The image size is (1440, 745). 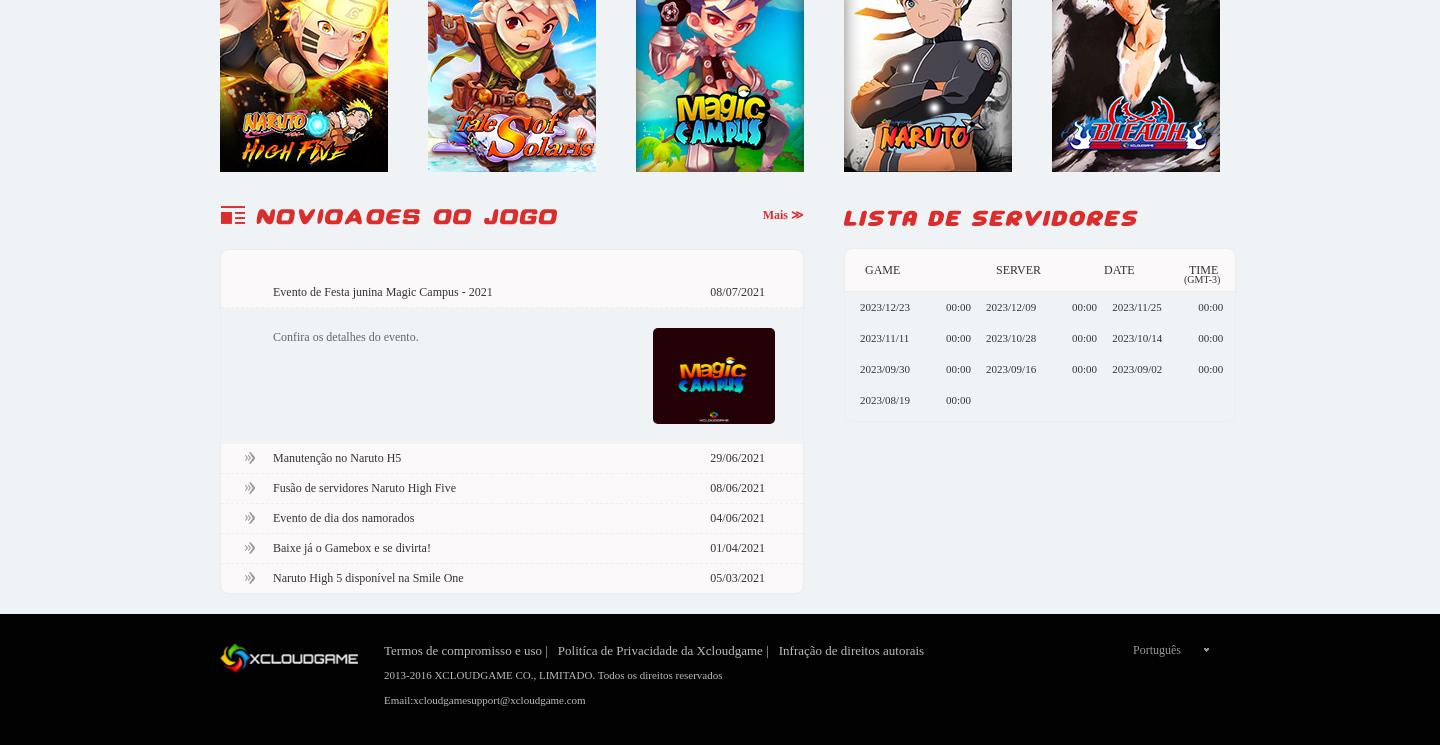 What do you see at coordinates (510, 423) in the screenshot?
I see `'explore o mundo e encontre os contos de fantasia!'` at bounding box center [510, 423].